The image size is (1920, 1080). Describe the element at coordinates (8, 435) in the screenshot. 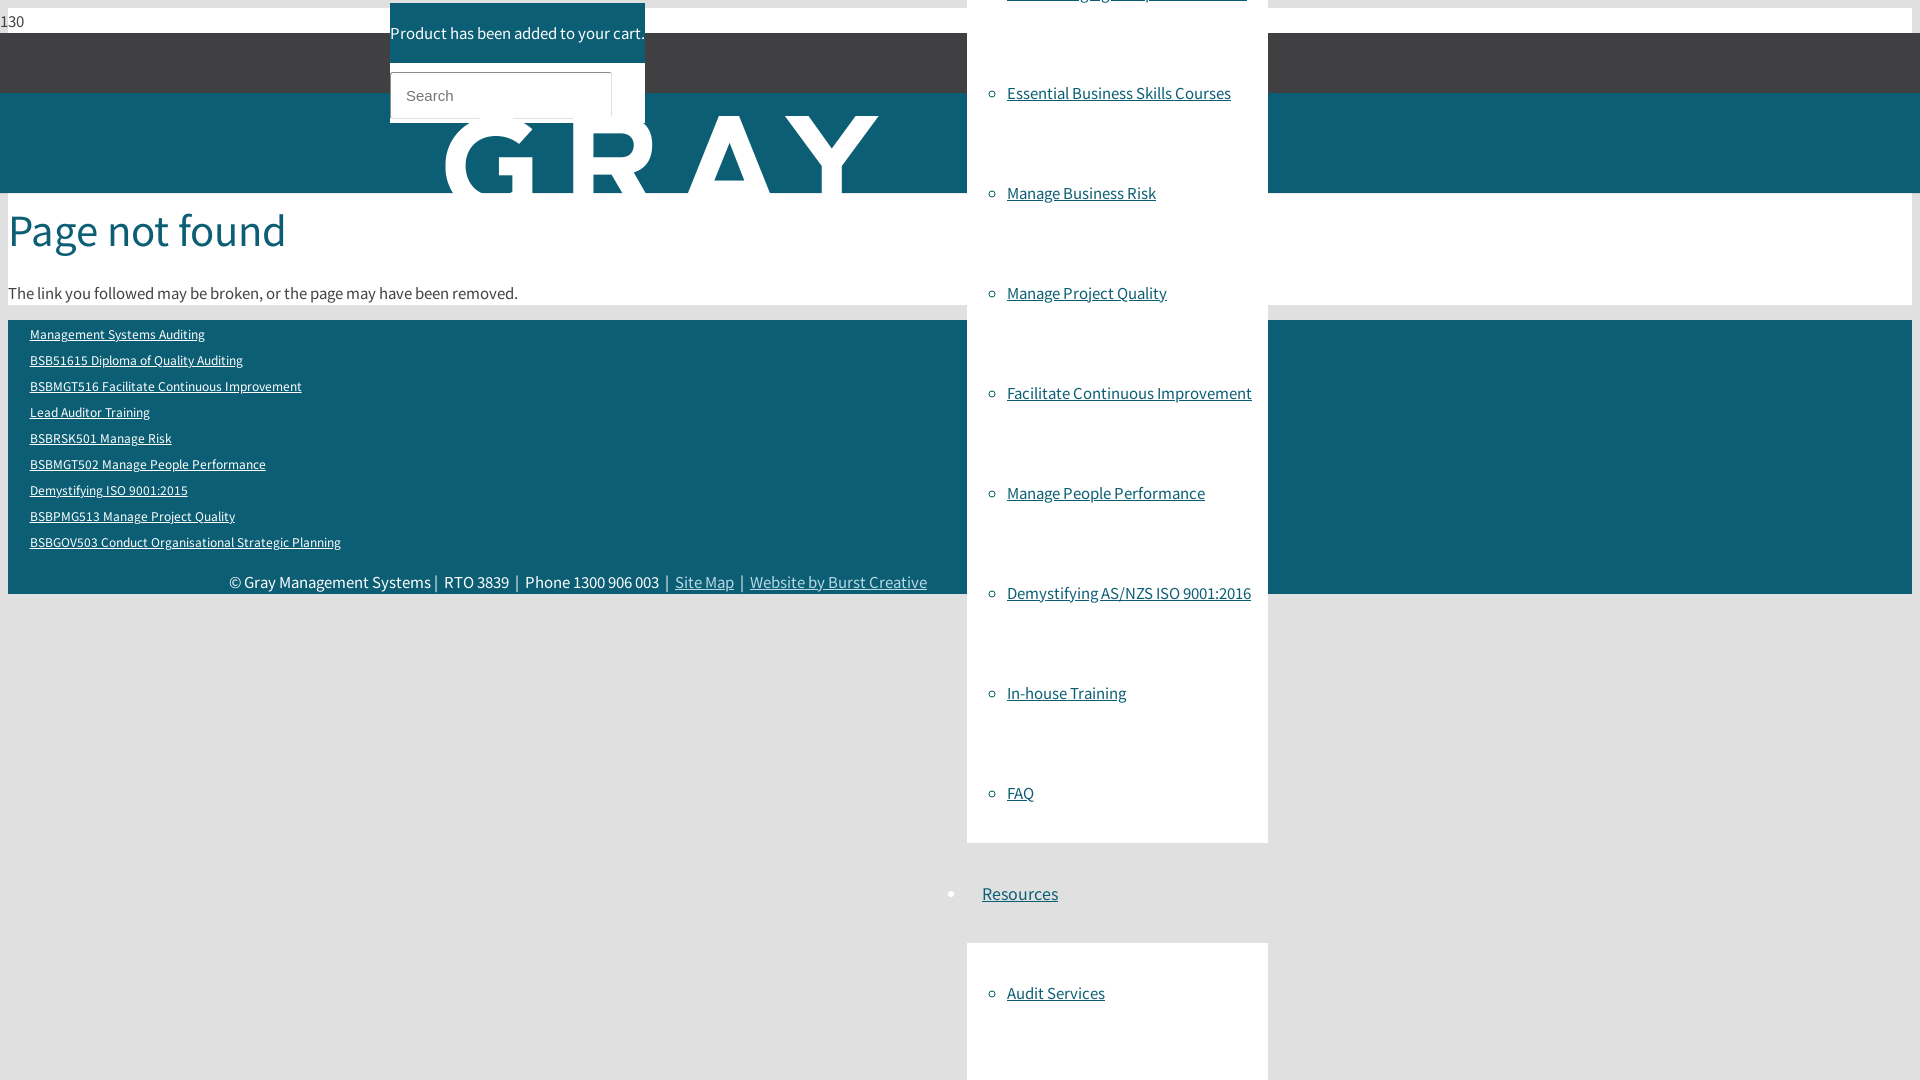

I see `'BSBRSK501 Manage Risk'` at that location.